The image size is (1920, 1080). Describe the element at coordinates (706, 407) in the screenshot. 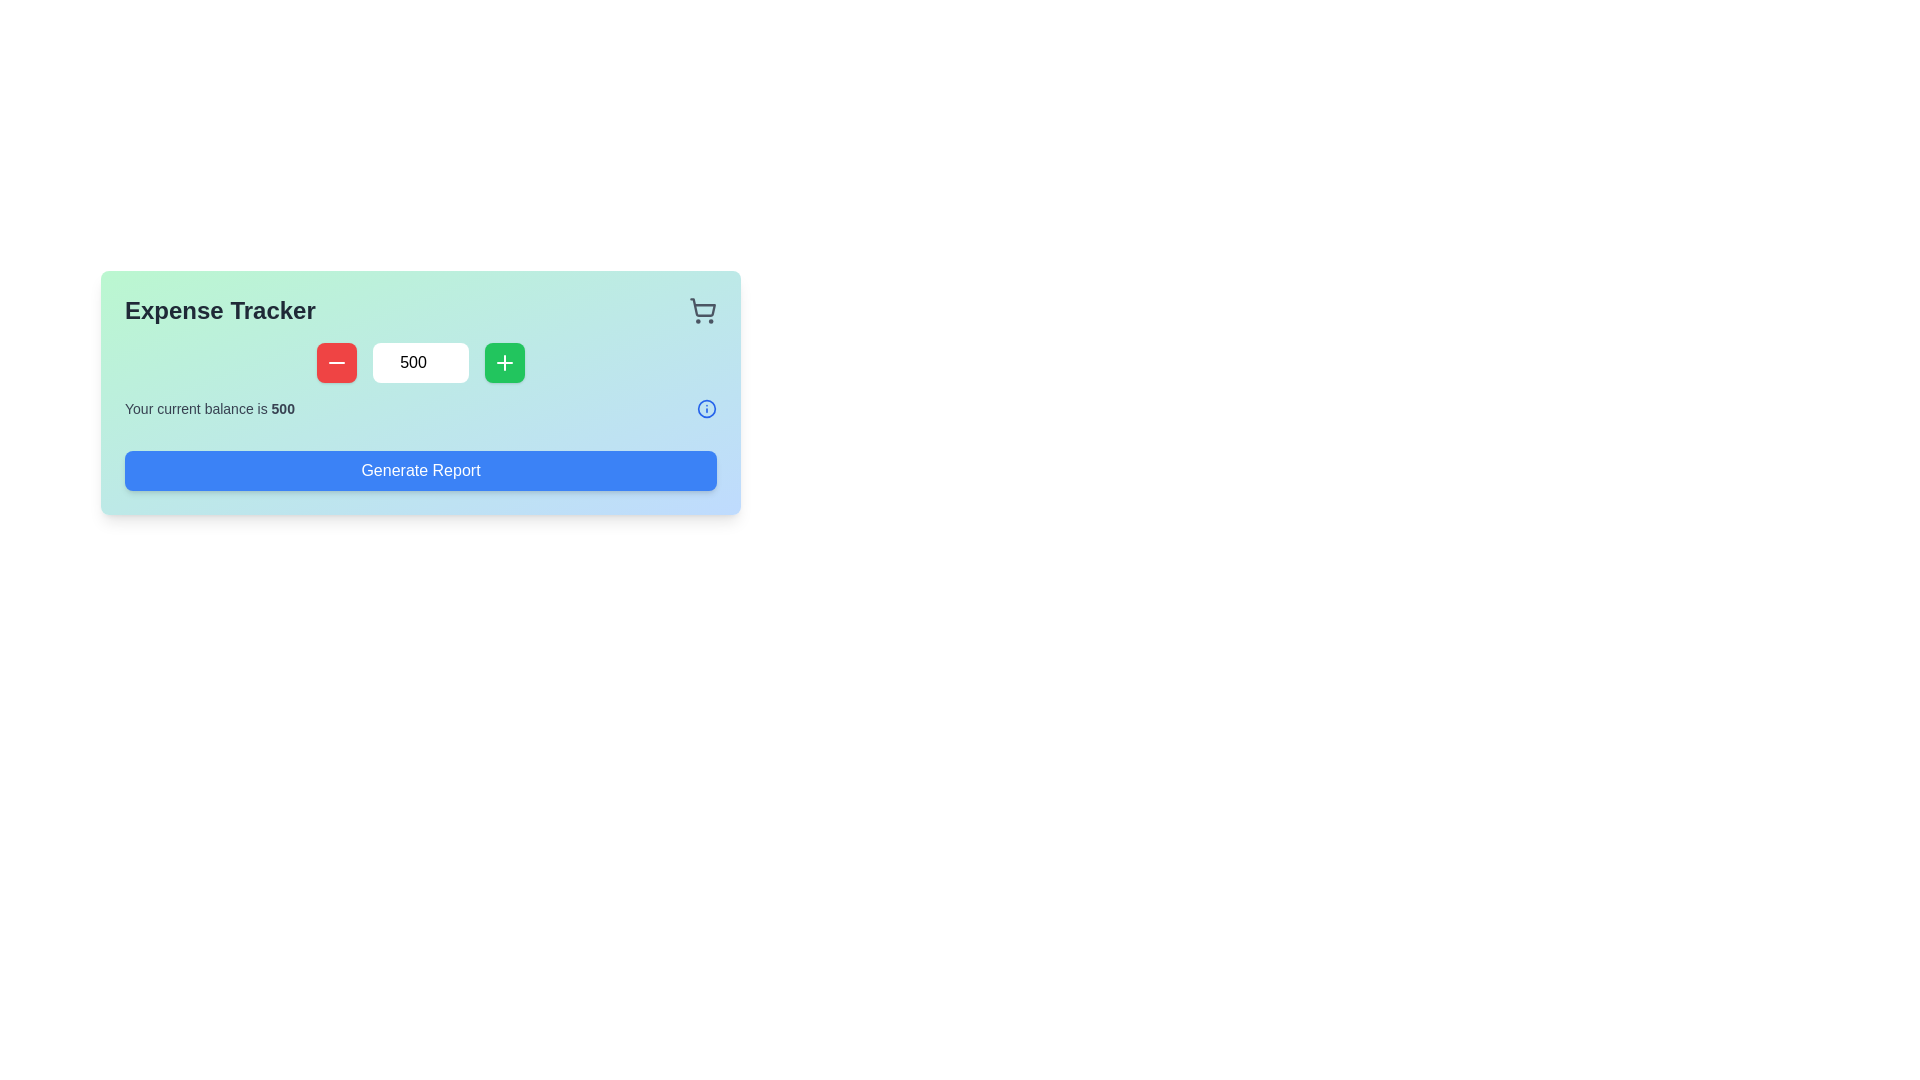

I see `the circular information icon with a blue border and dot, located to the far right of the text 'Your current balance is 500'` at that location.